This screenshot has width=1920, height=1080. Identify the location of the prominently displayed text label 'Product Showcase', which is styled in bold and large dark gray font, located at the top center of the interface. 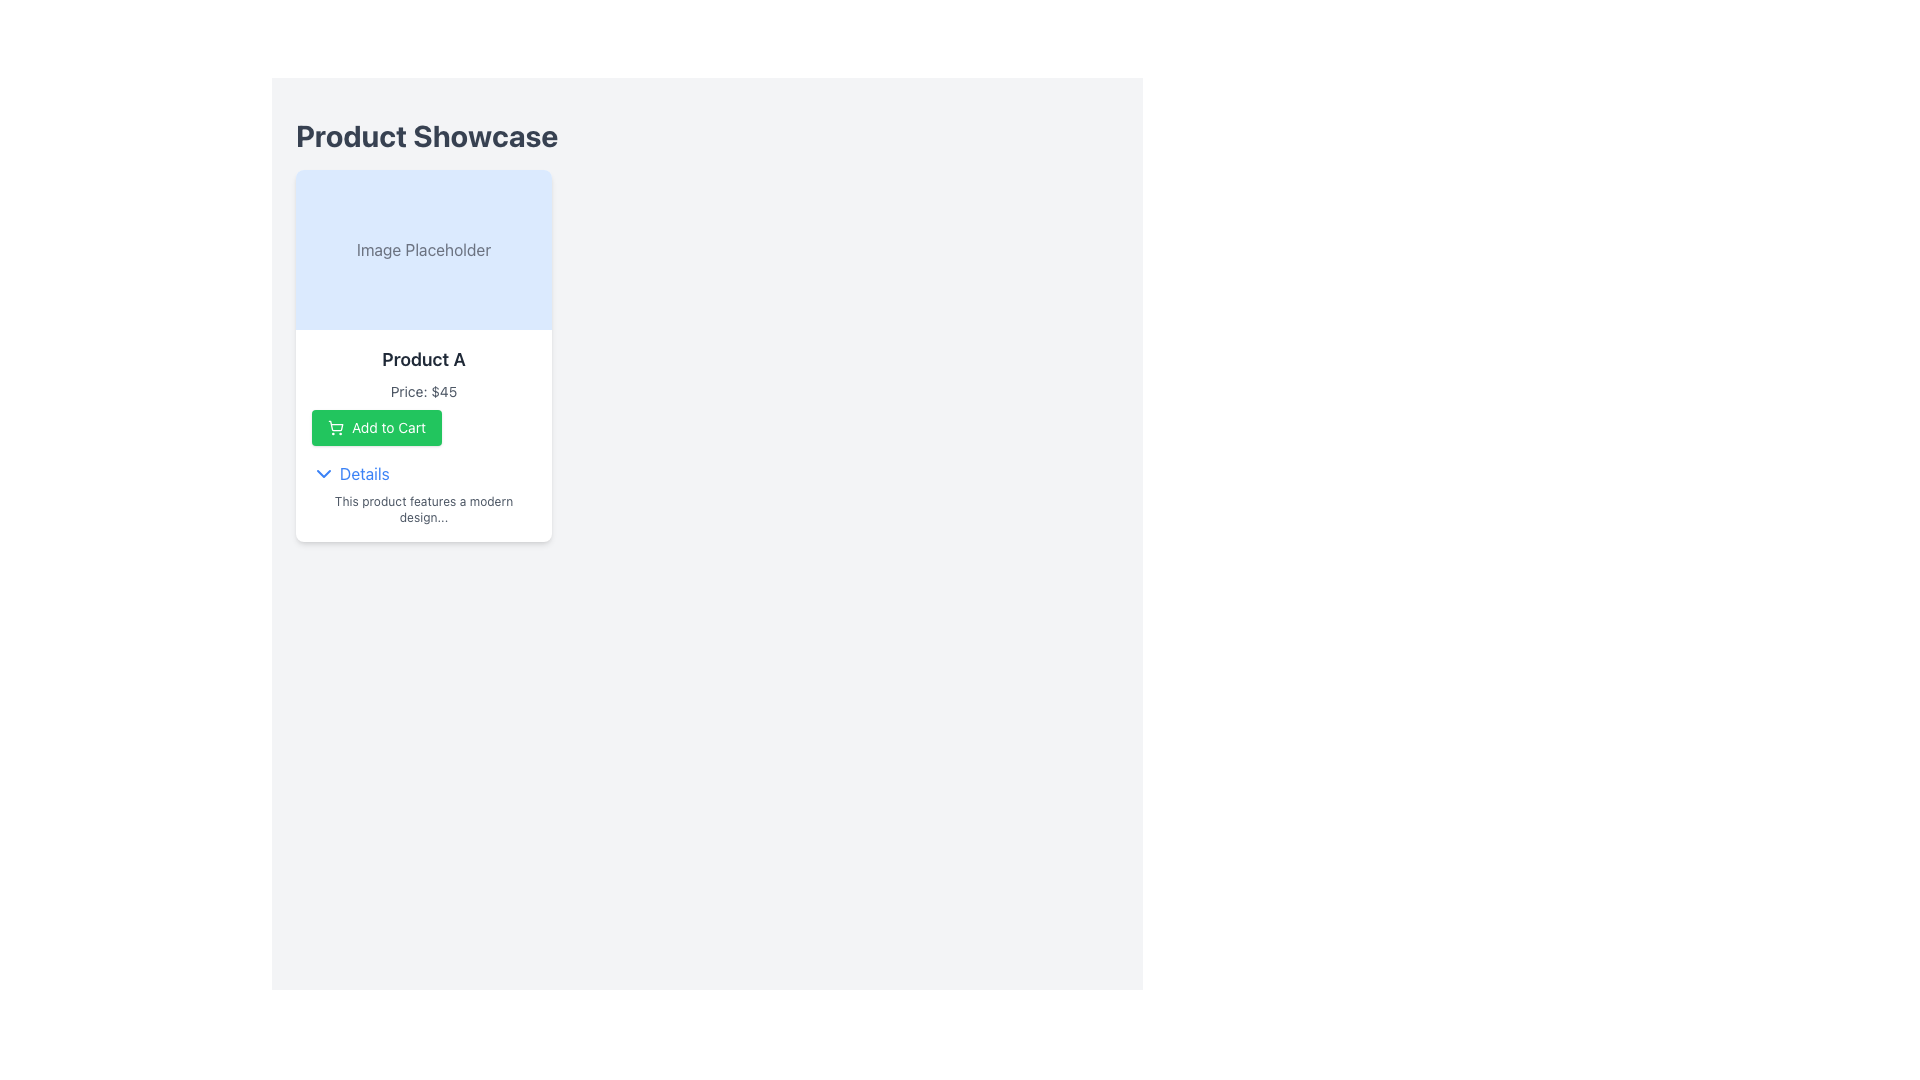
(426, 135).